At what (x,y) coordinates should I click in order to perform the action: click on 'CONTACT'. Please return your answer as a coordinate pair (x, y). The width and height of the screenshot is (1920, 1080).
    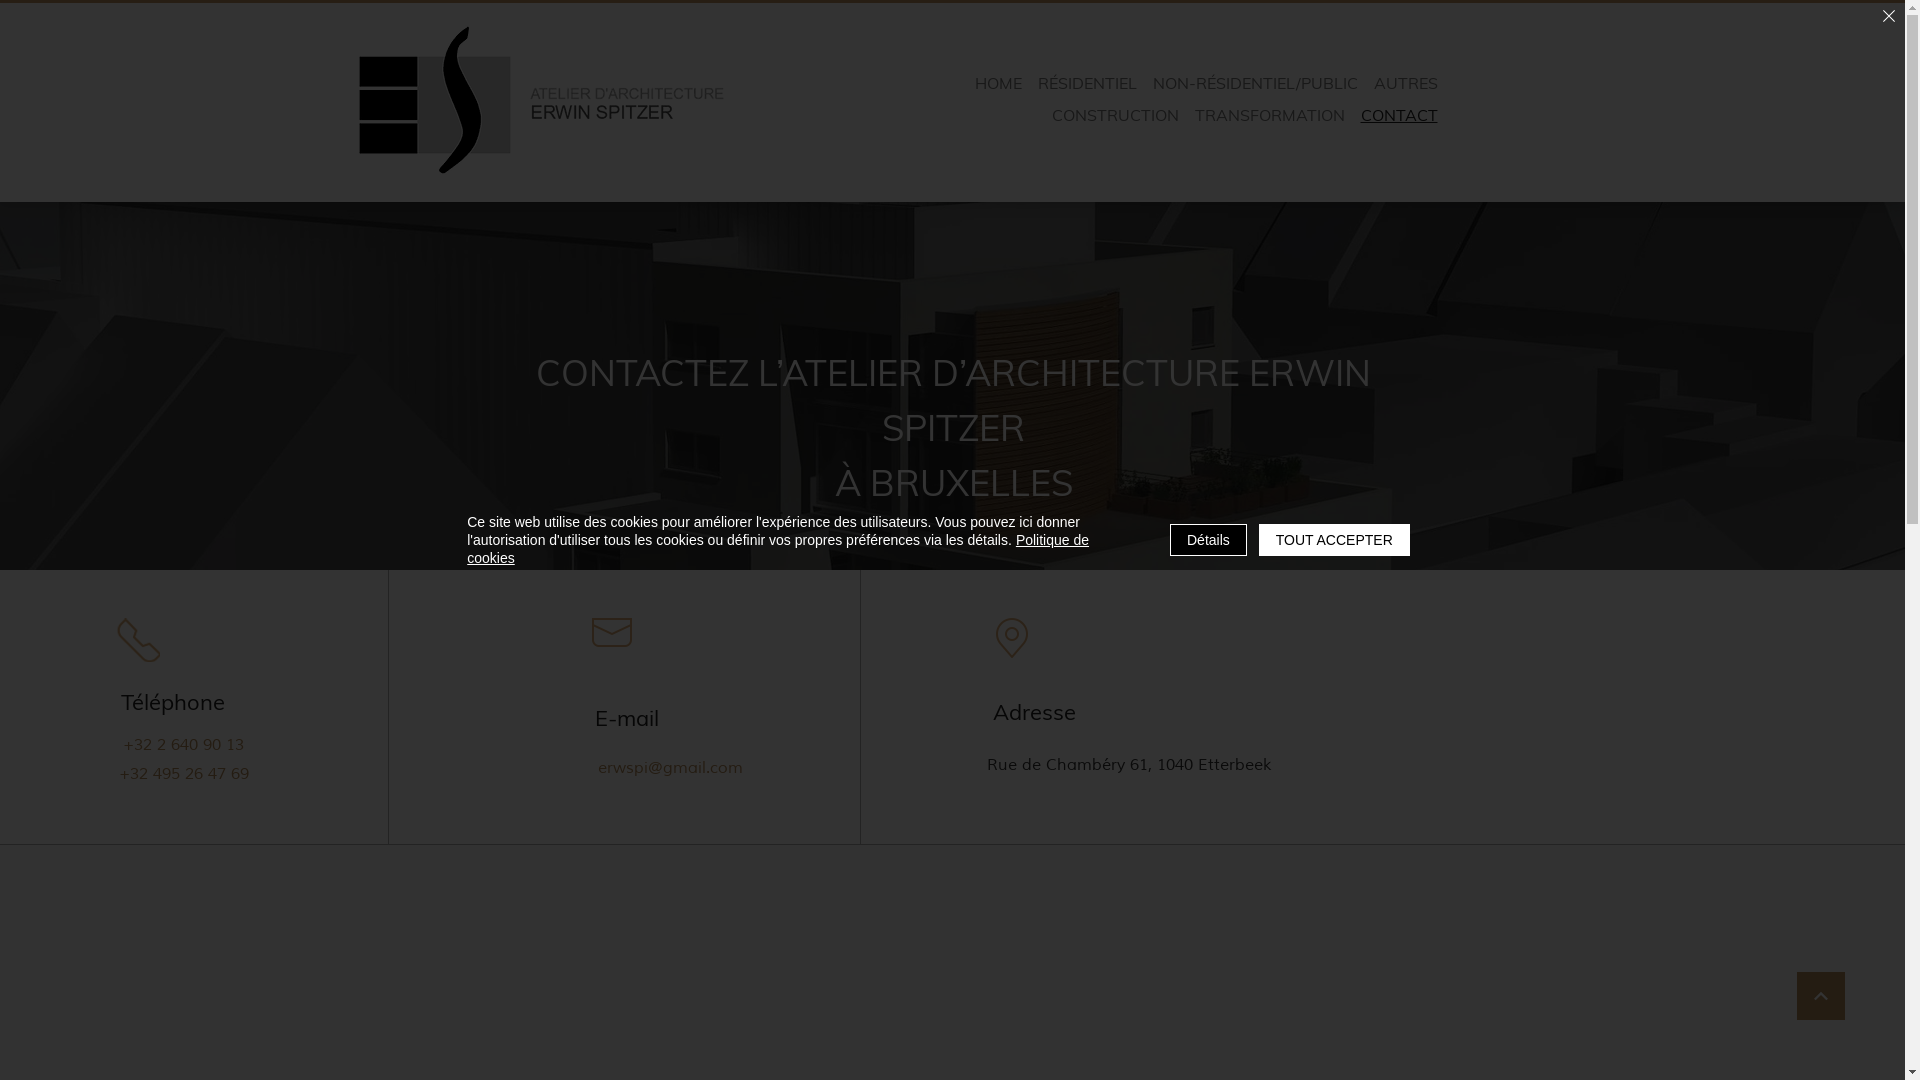
    Looking at the image, I should click on (1398, 115).